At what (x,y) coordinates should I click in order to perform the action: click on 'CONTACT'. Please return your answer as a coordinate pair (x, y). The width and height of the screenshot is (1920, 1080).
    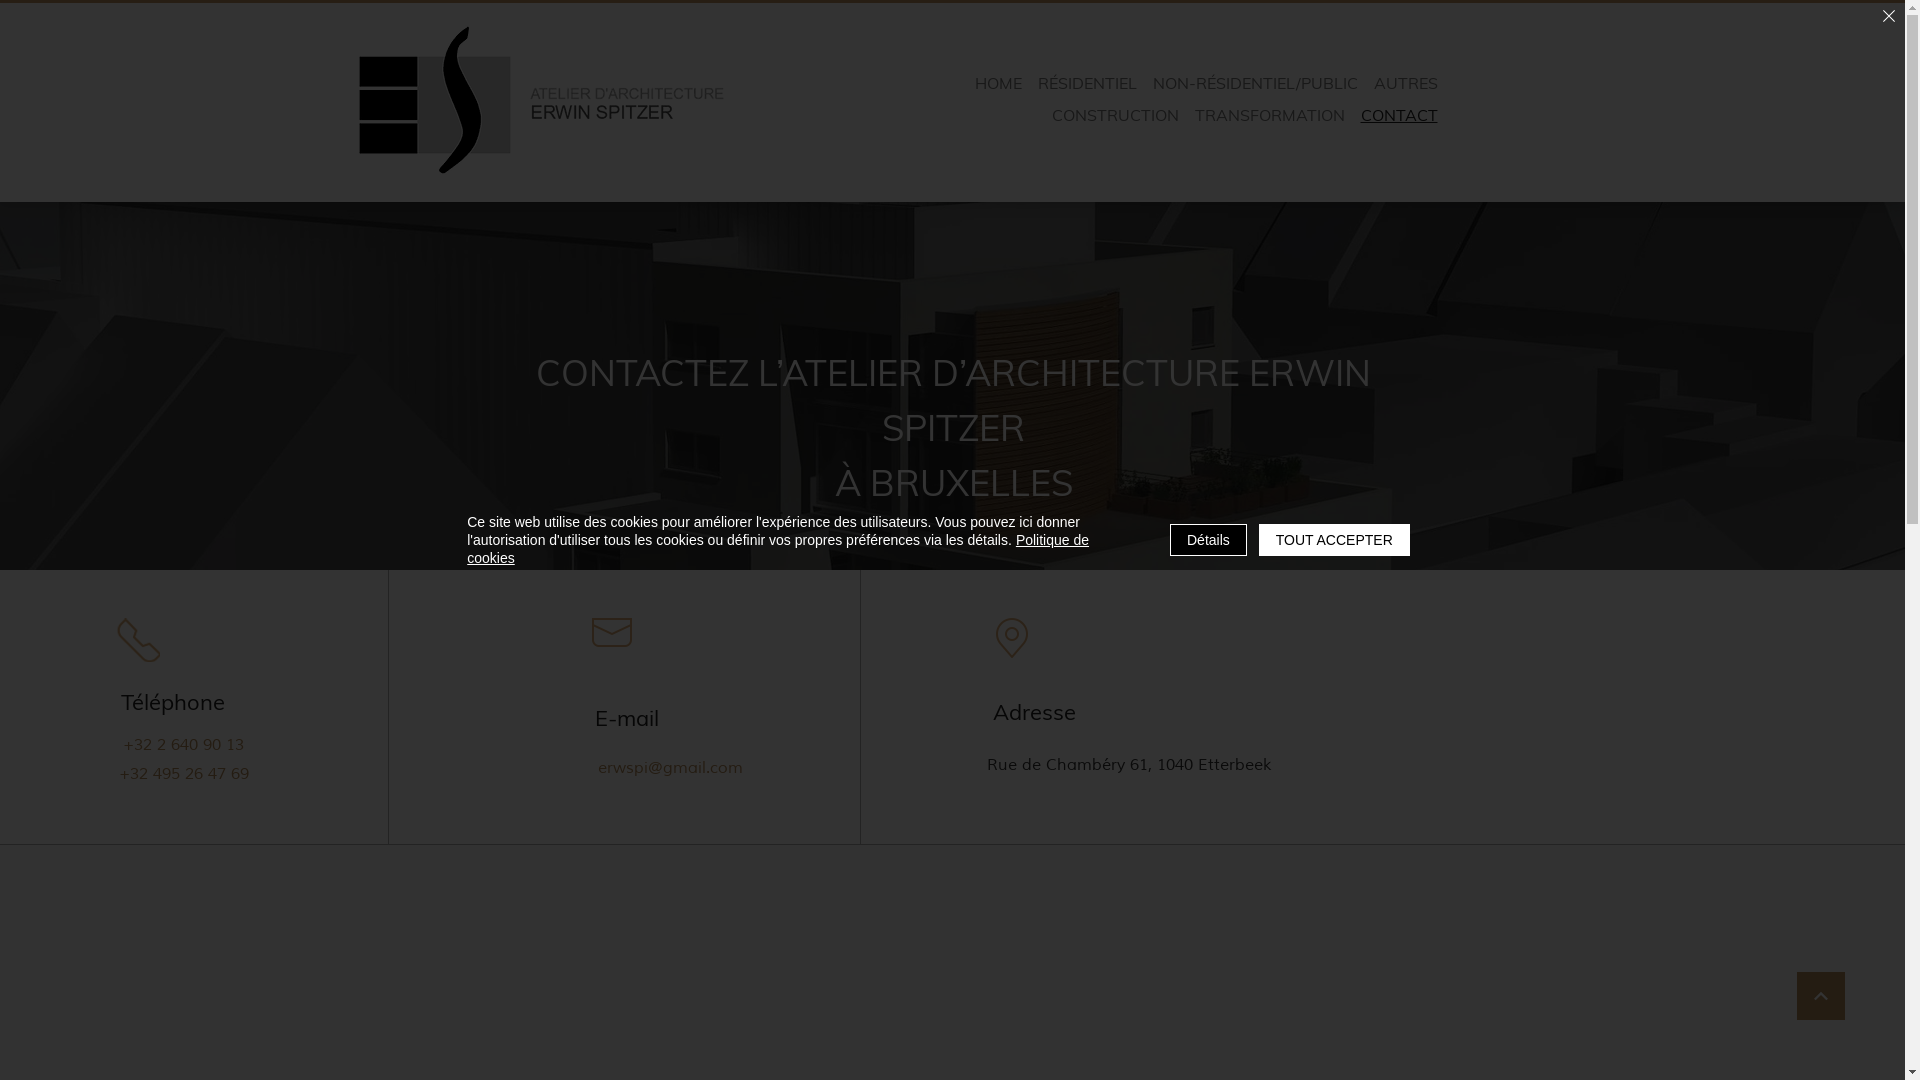
    Looking at the image, I should click on (1398, 115).